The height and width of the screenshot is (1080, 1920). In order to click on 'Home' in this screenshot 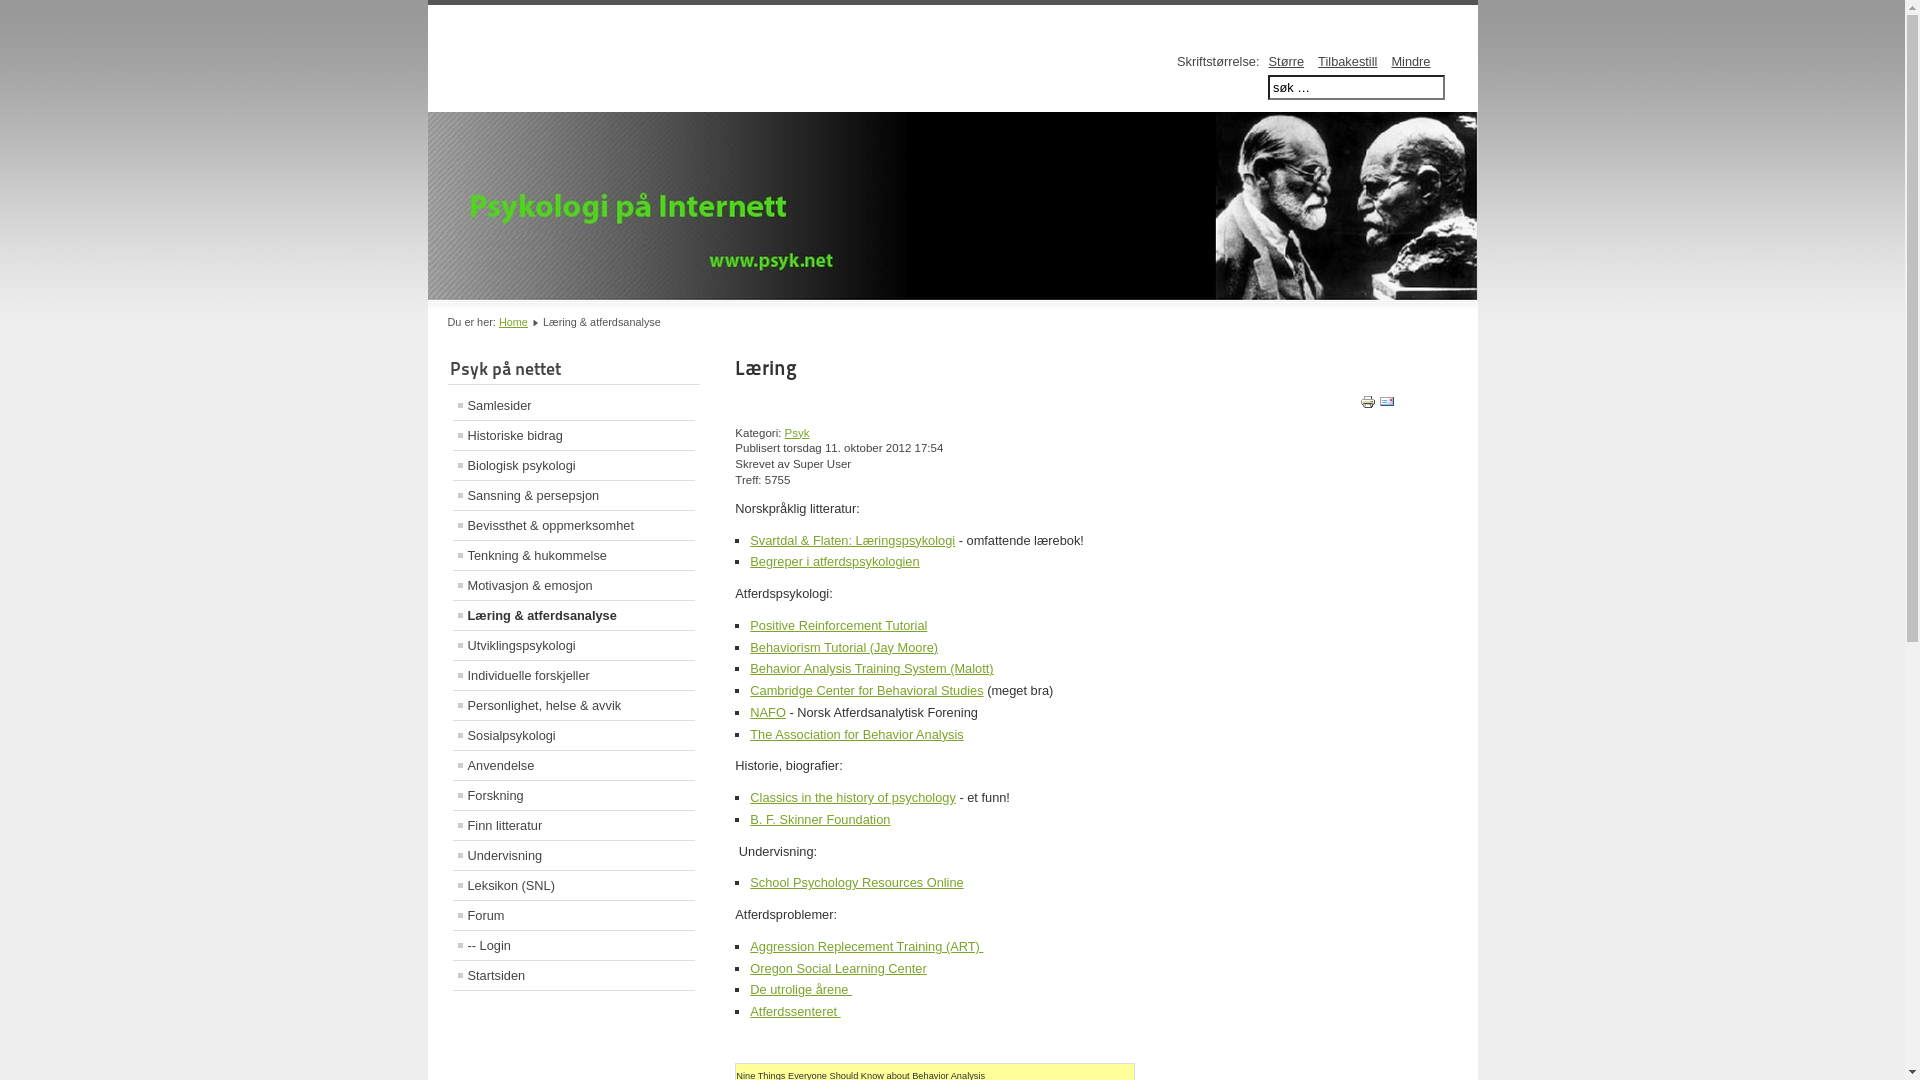, I will do `click(499, 320)`.